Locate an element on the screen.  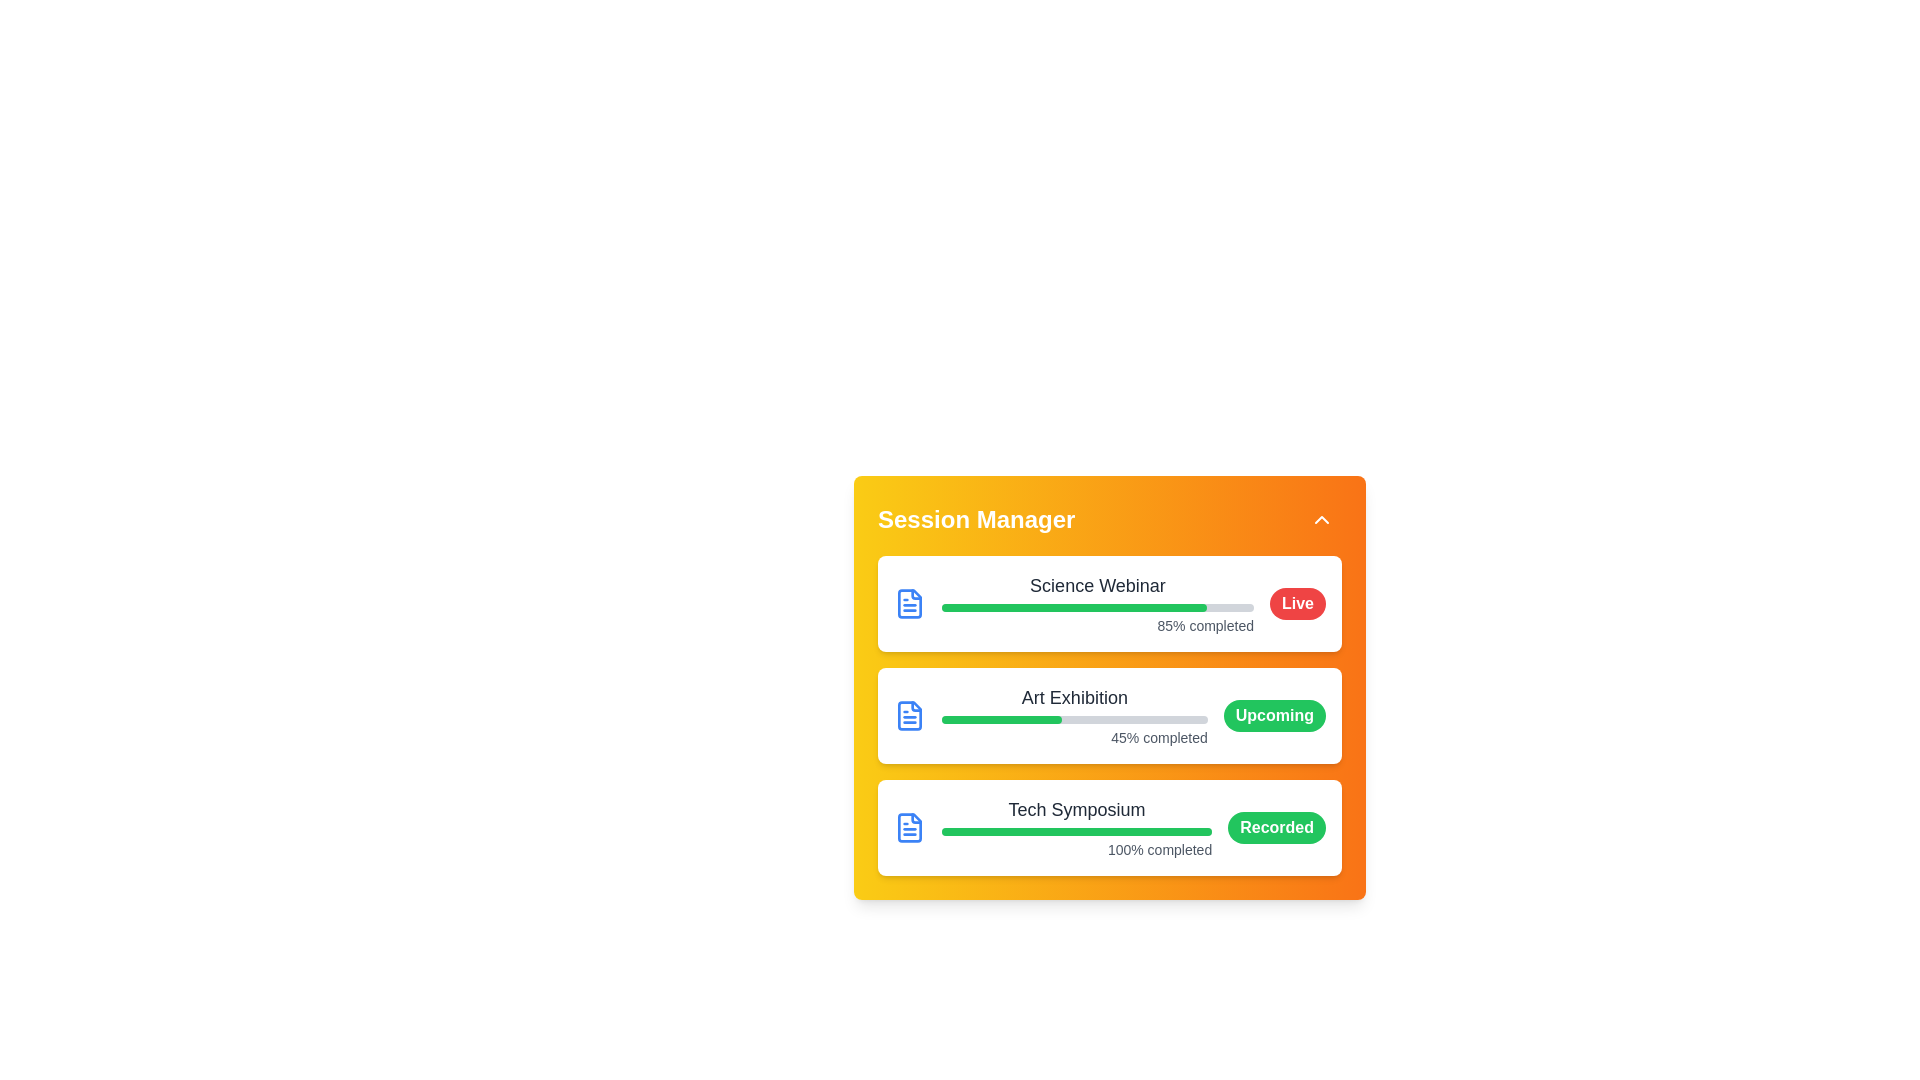
the progress bar indicating 45% completion within the 'Art Exhibition' card in the 'Session Manager' interface is located at coordinates (1001, 720).